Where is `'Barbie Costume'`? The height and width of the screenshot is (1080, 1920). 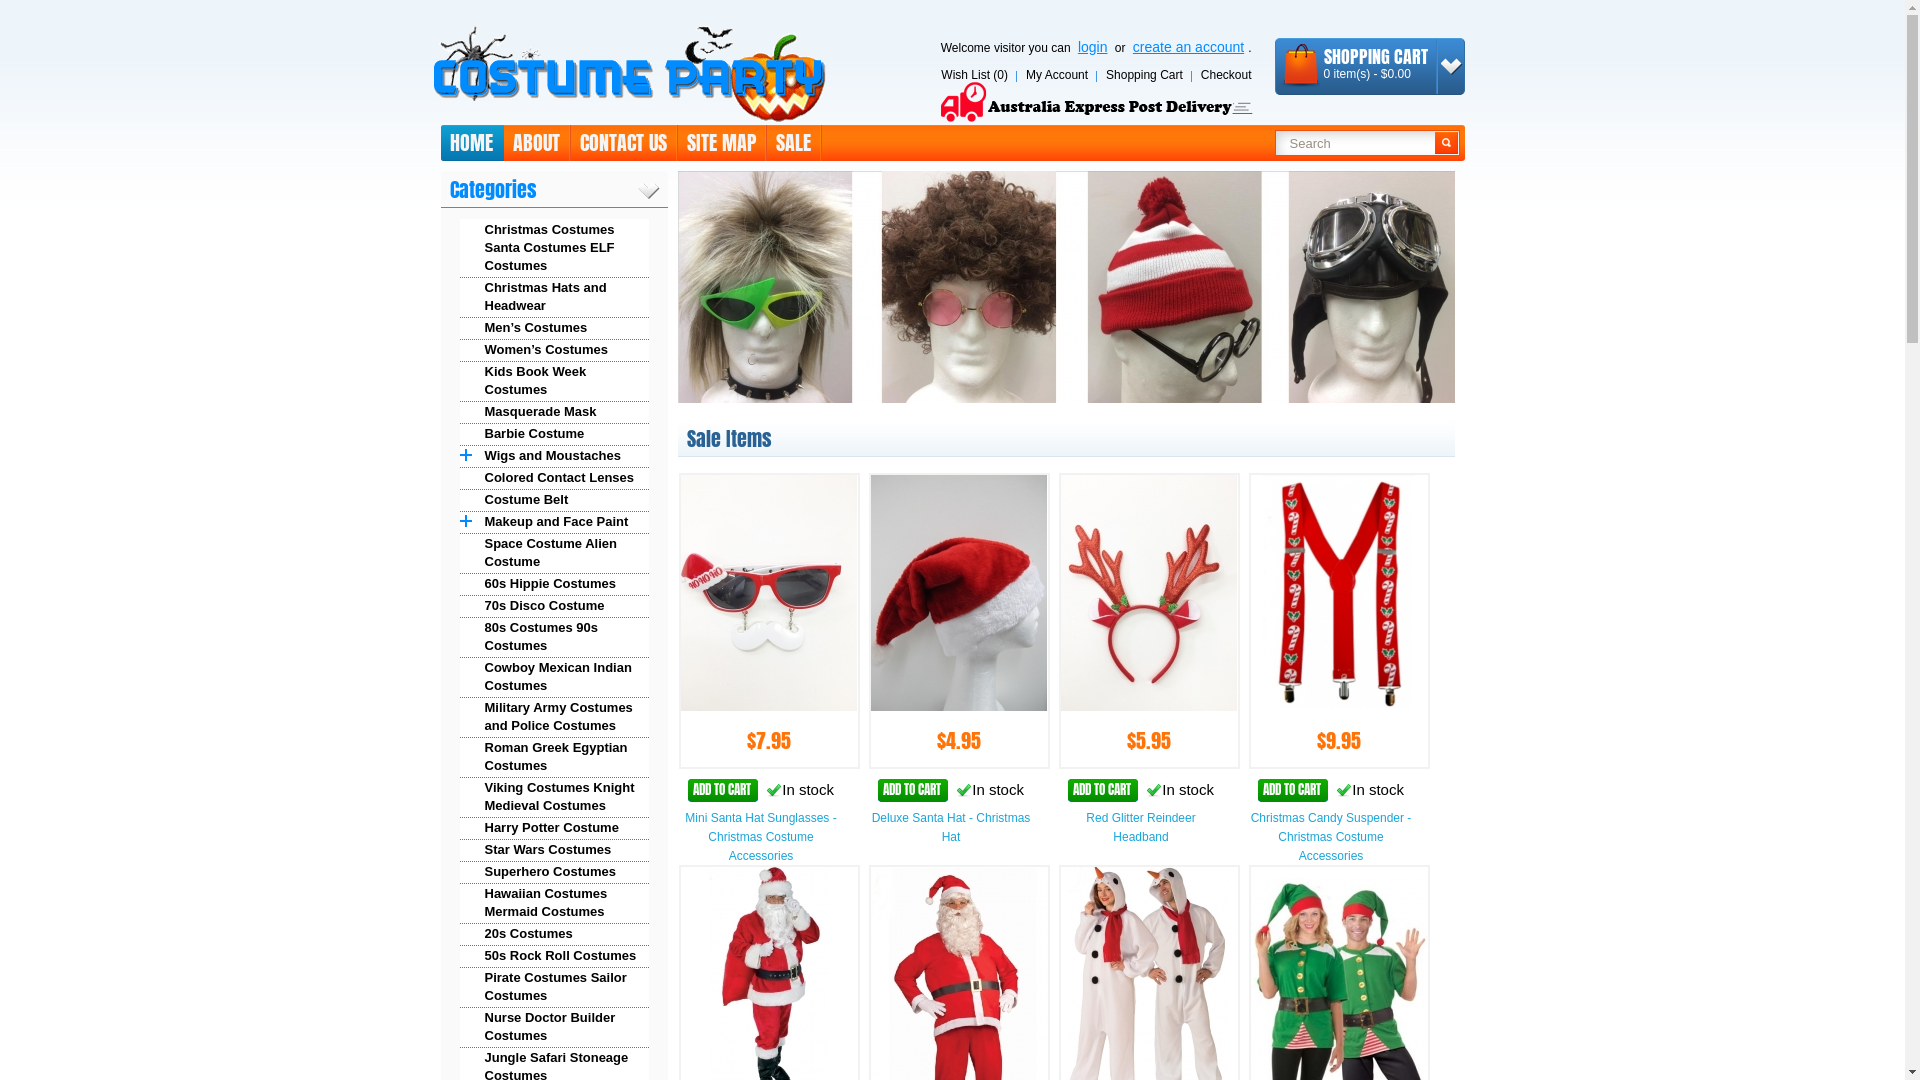 'Barbie Costume' is located at coordinates (554, 433).